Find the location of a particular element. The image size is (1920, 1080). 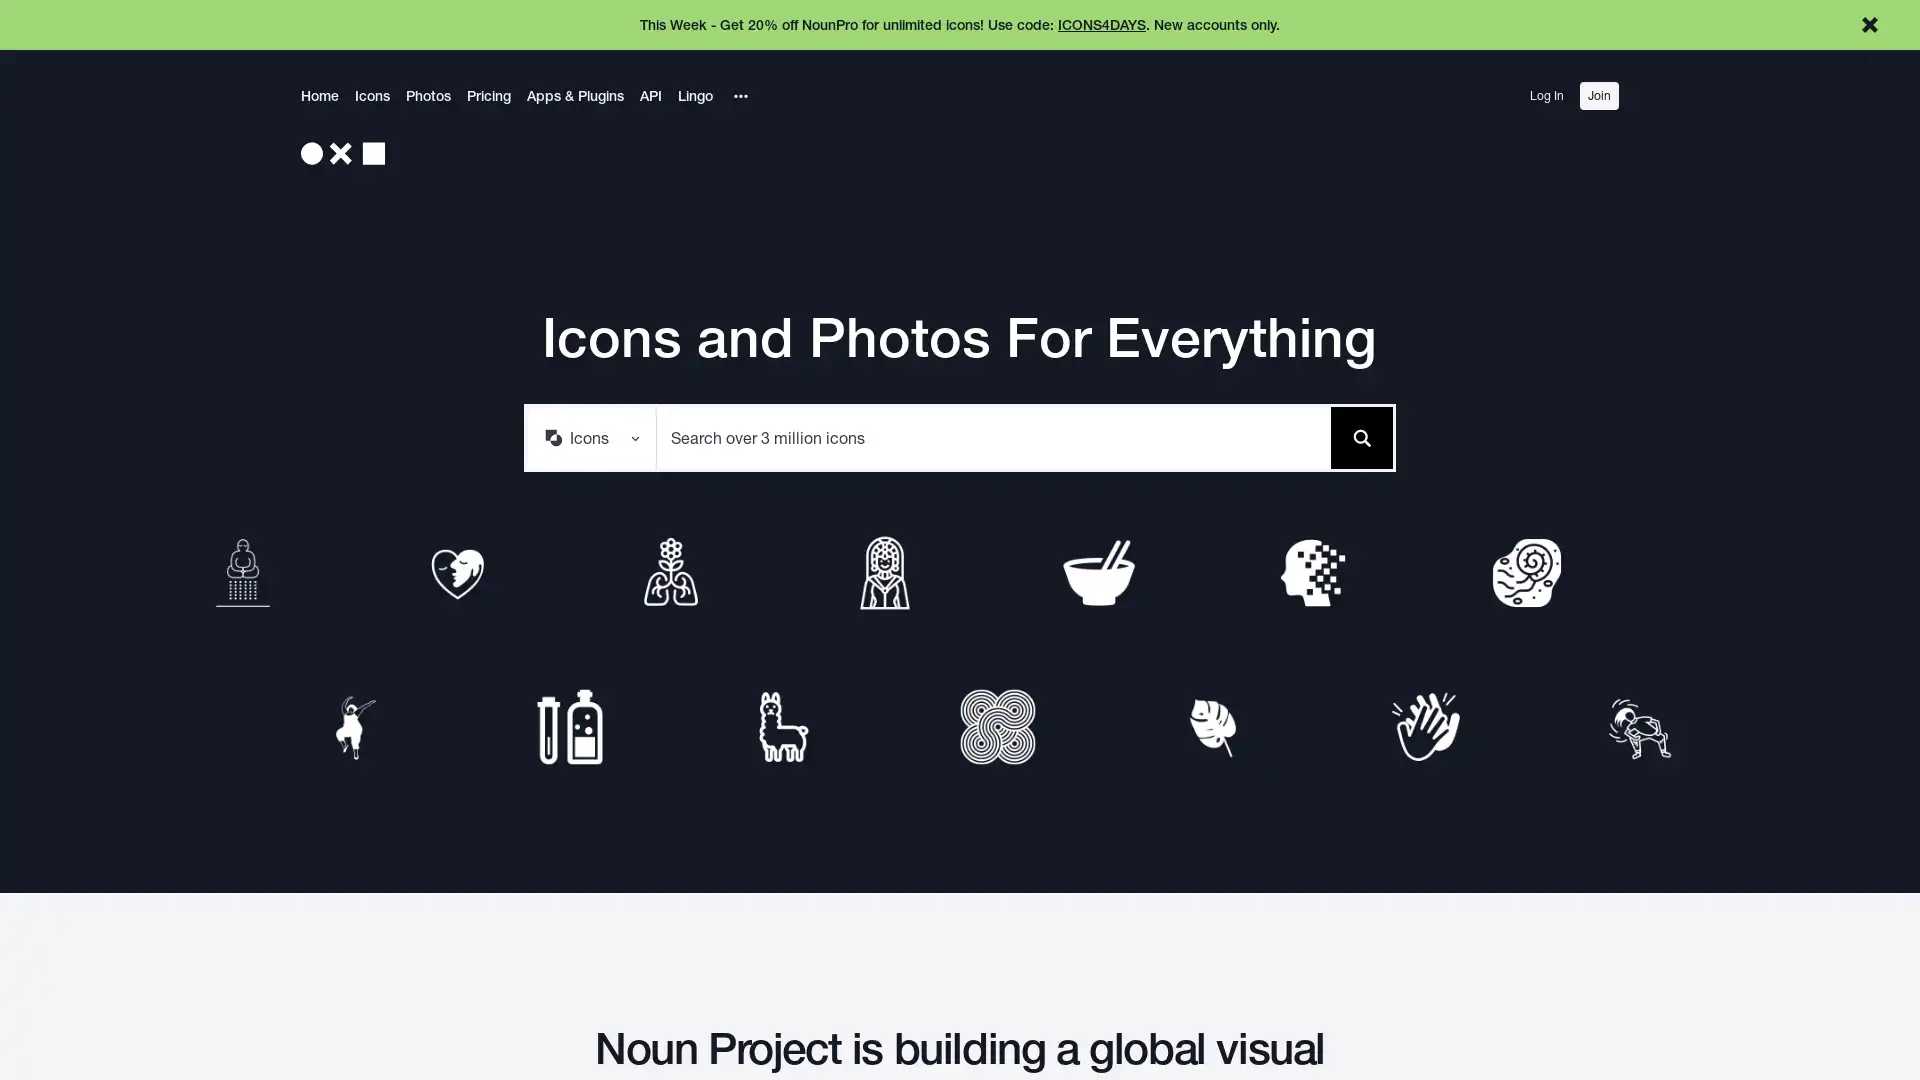

Overflow Menu is located at coordinates (739, 96).